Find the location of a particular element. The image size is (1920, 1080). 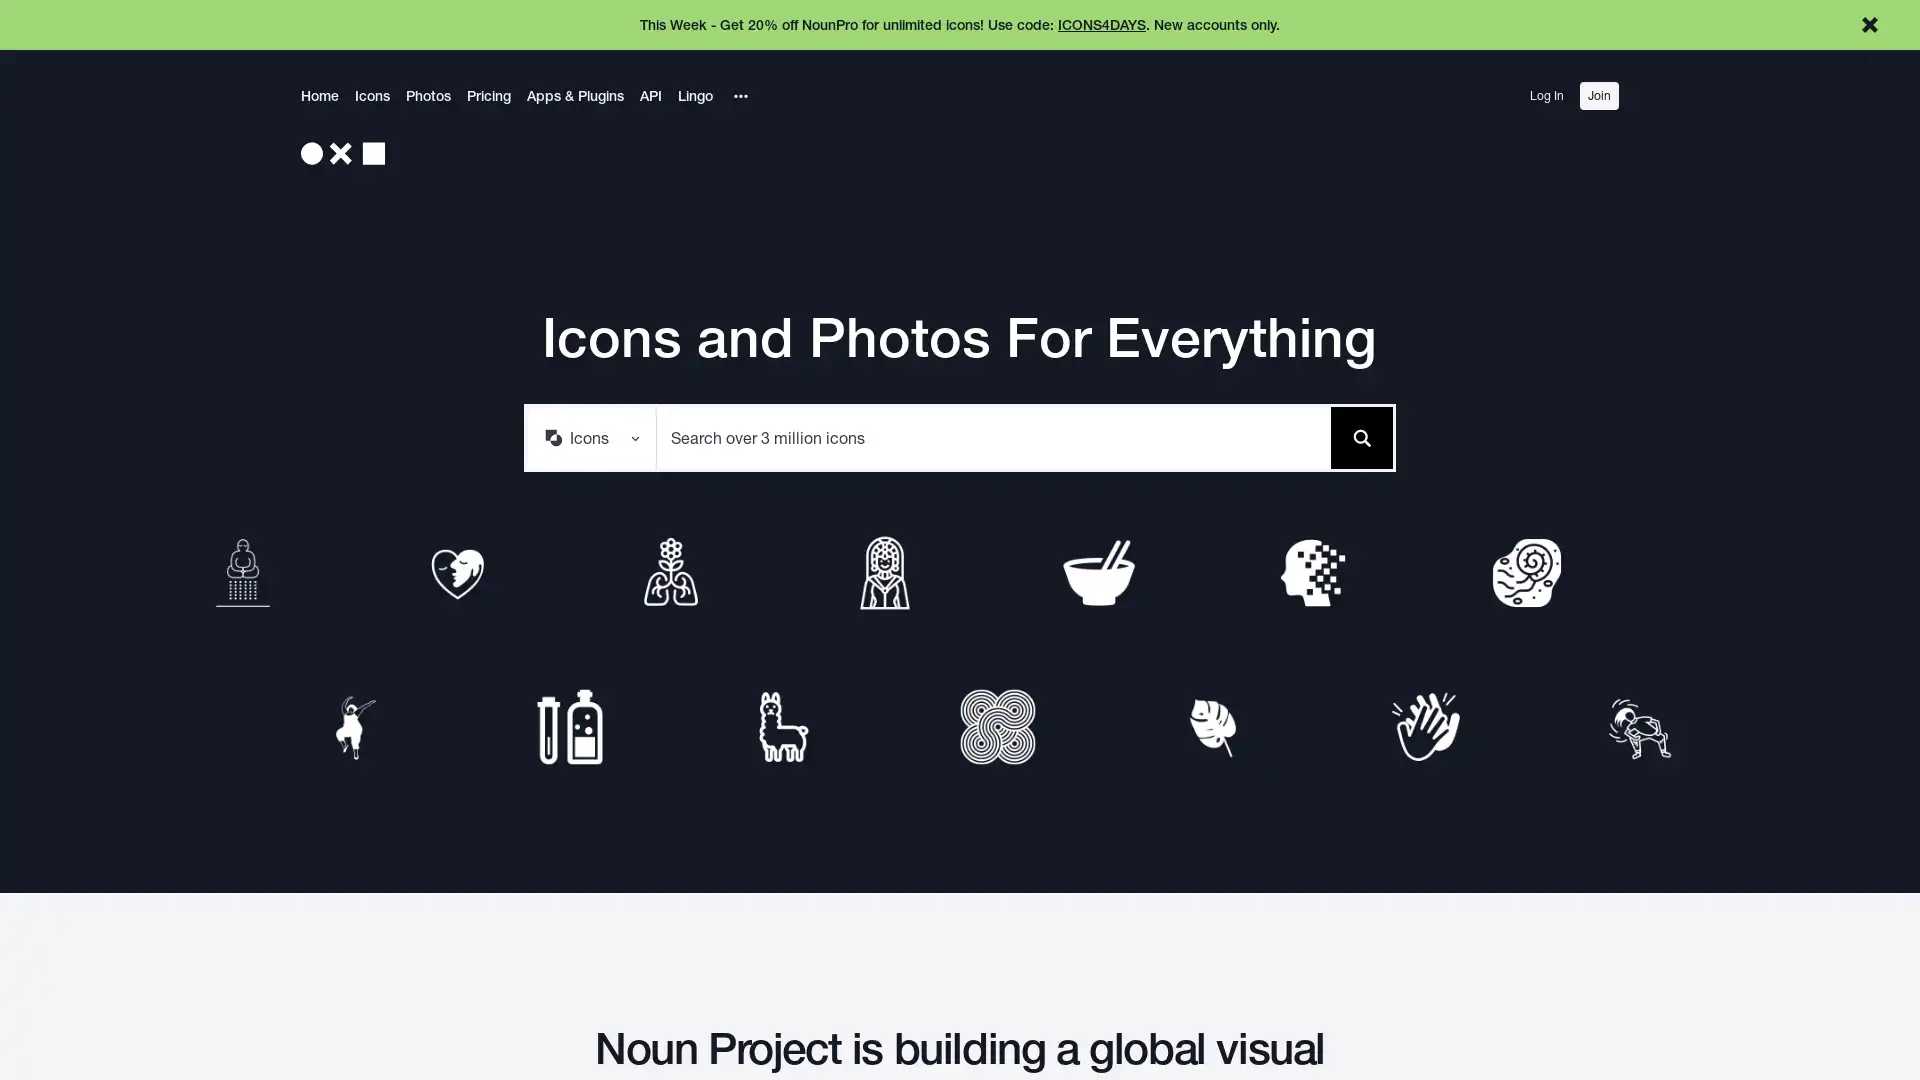

Overflow Menu is located at coordinates (739, 96).